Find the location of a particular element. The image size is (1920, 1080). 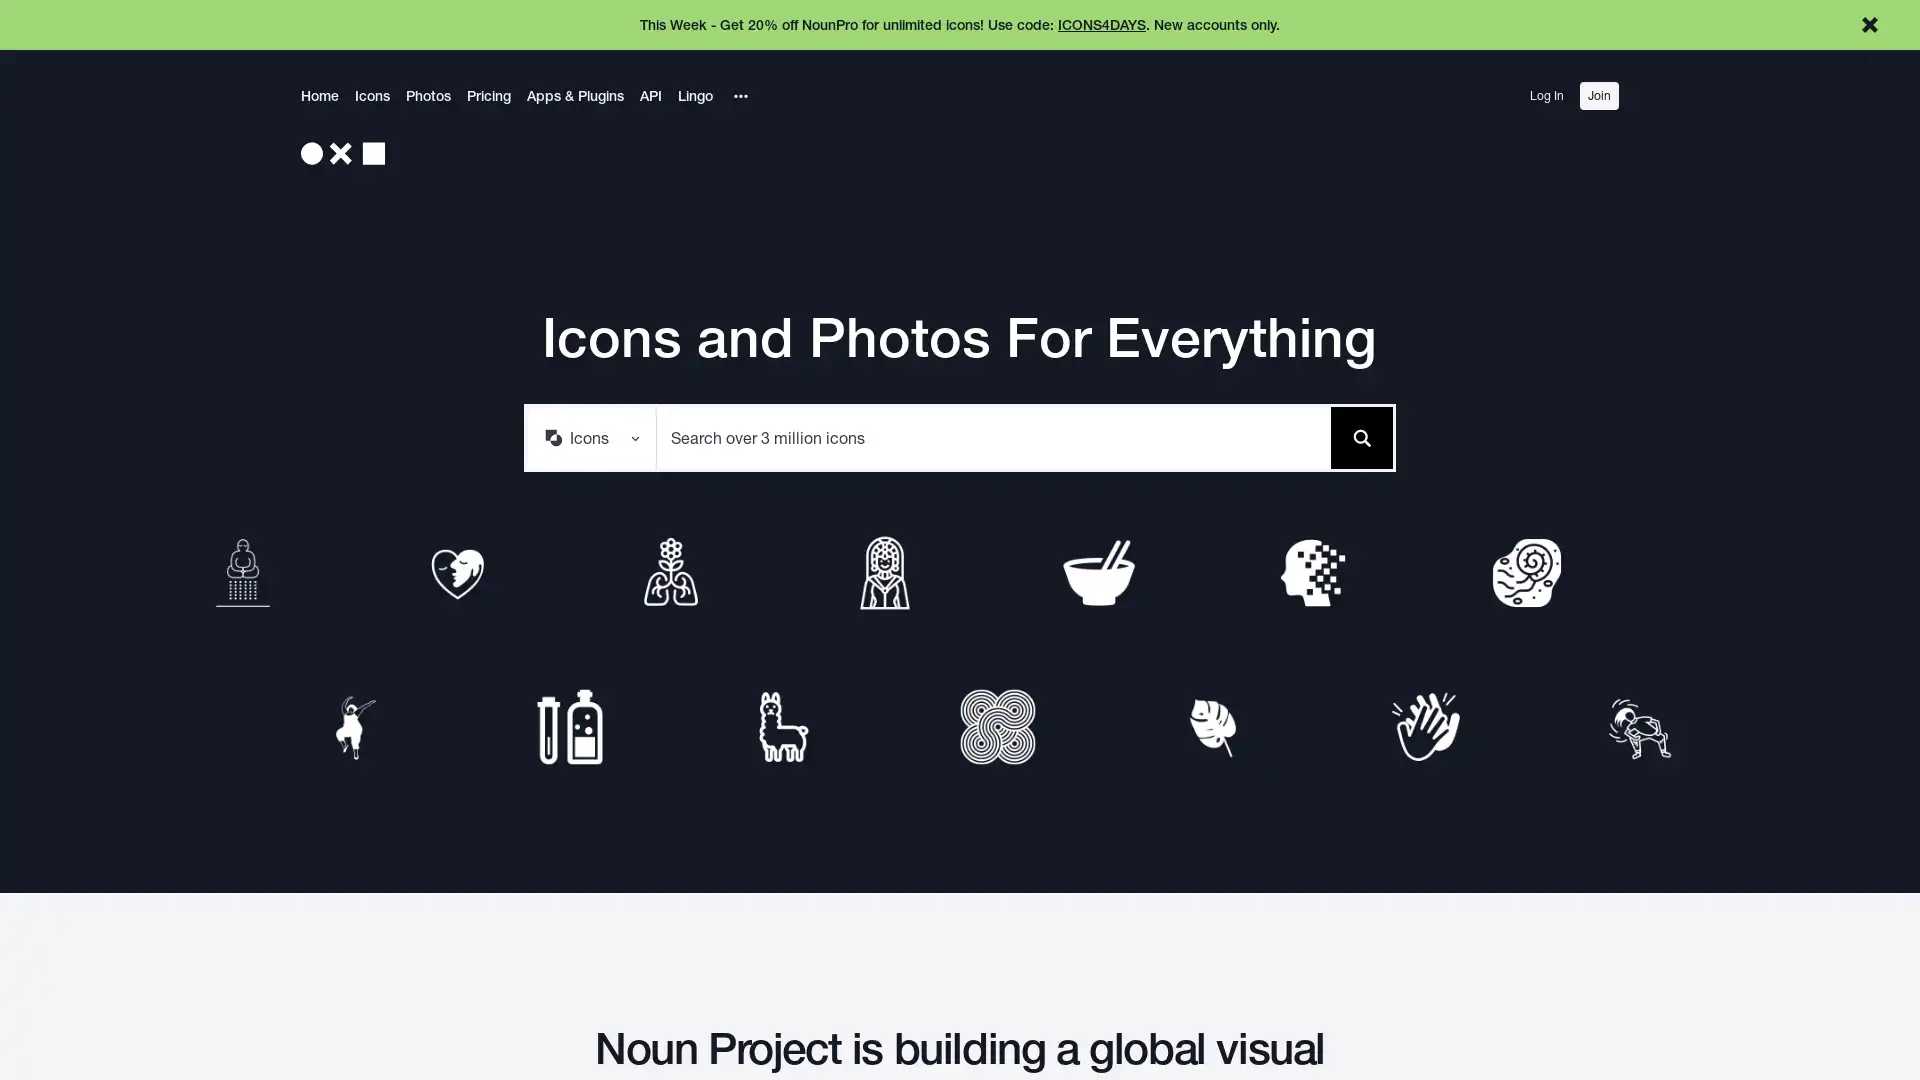

Overflow Menu is located at coordinates (739, 96).